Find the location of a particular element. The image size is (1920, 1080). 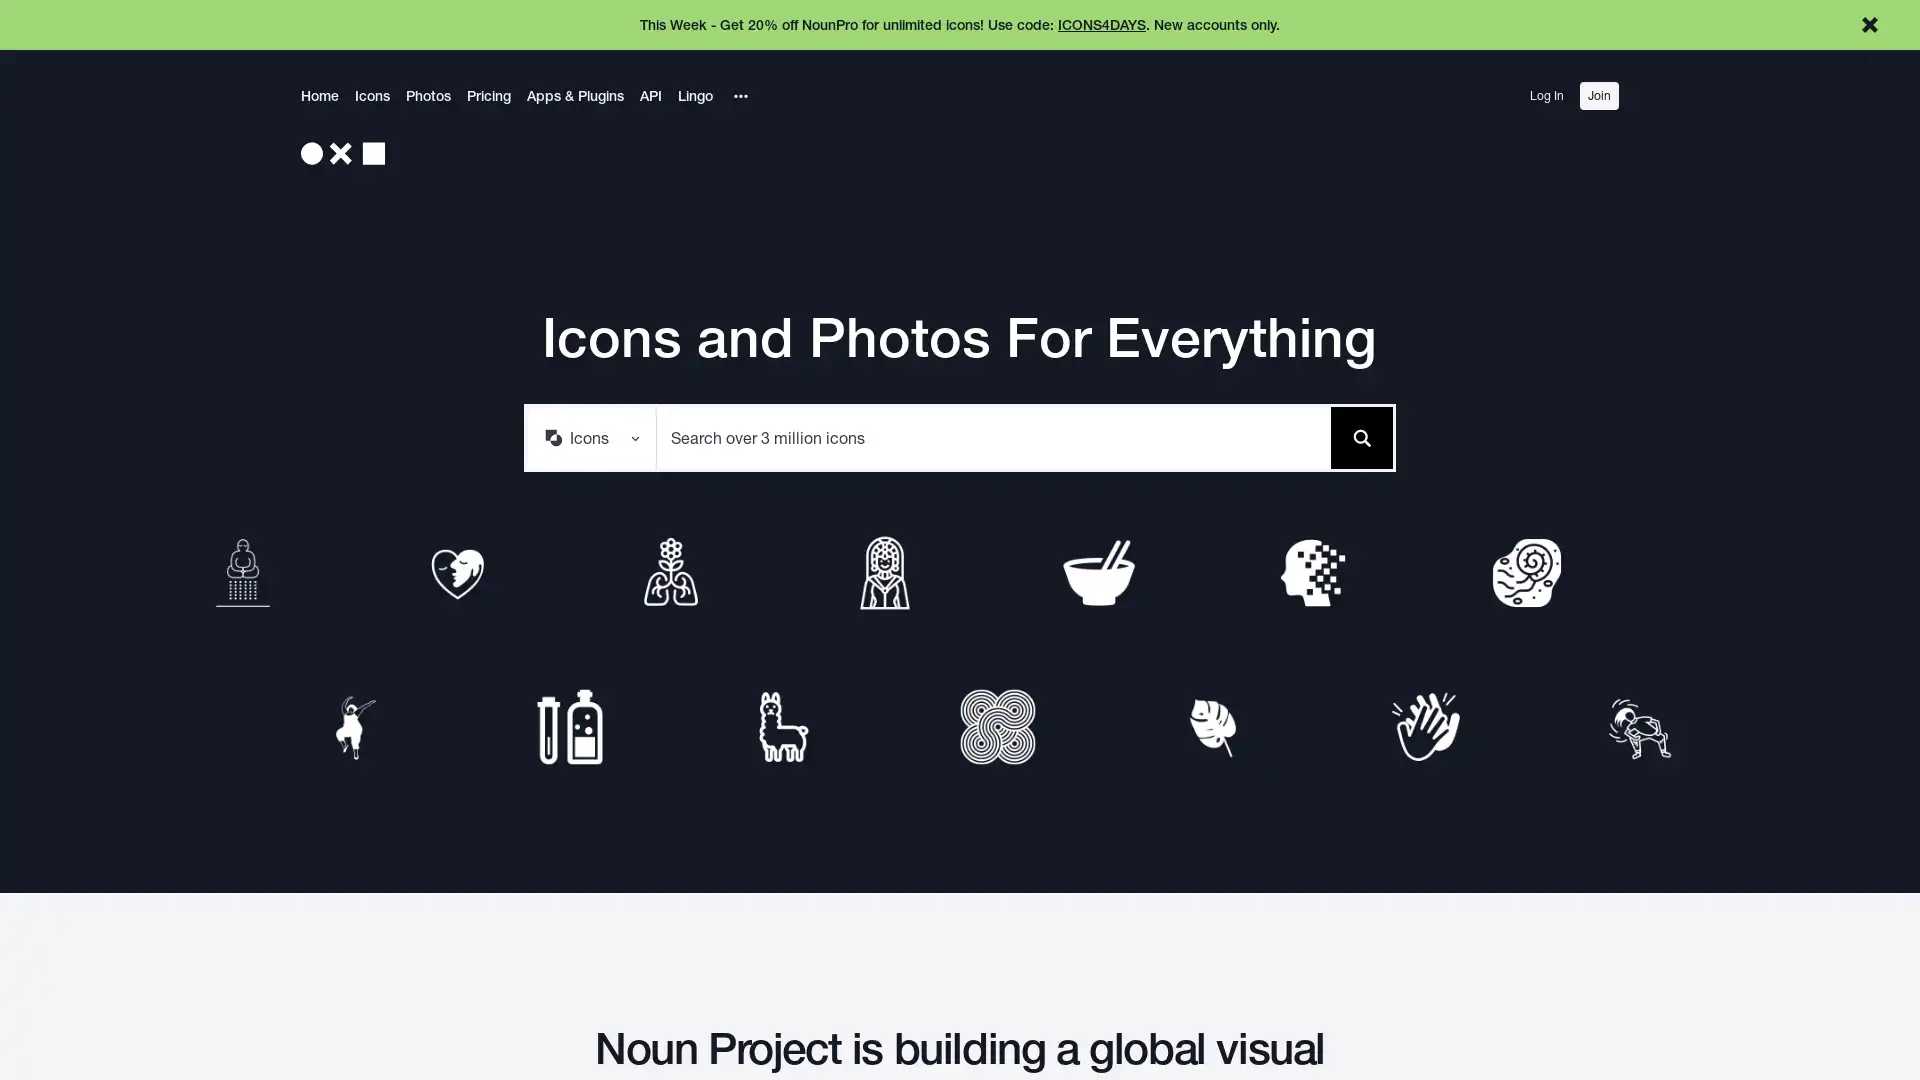

Overflow Menu is located at coordinates (739, 96).